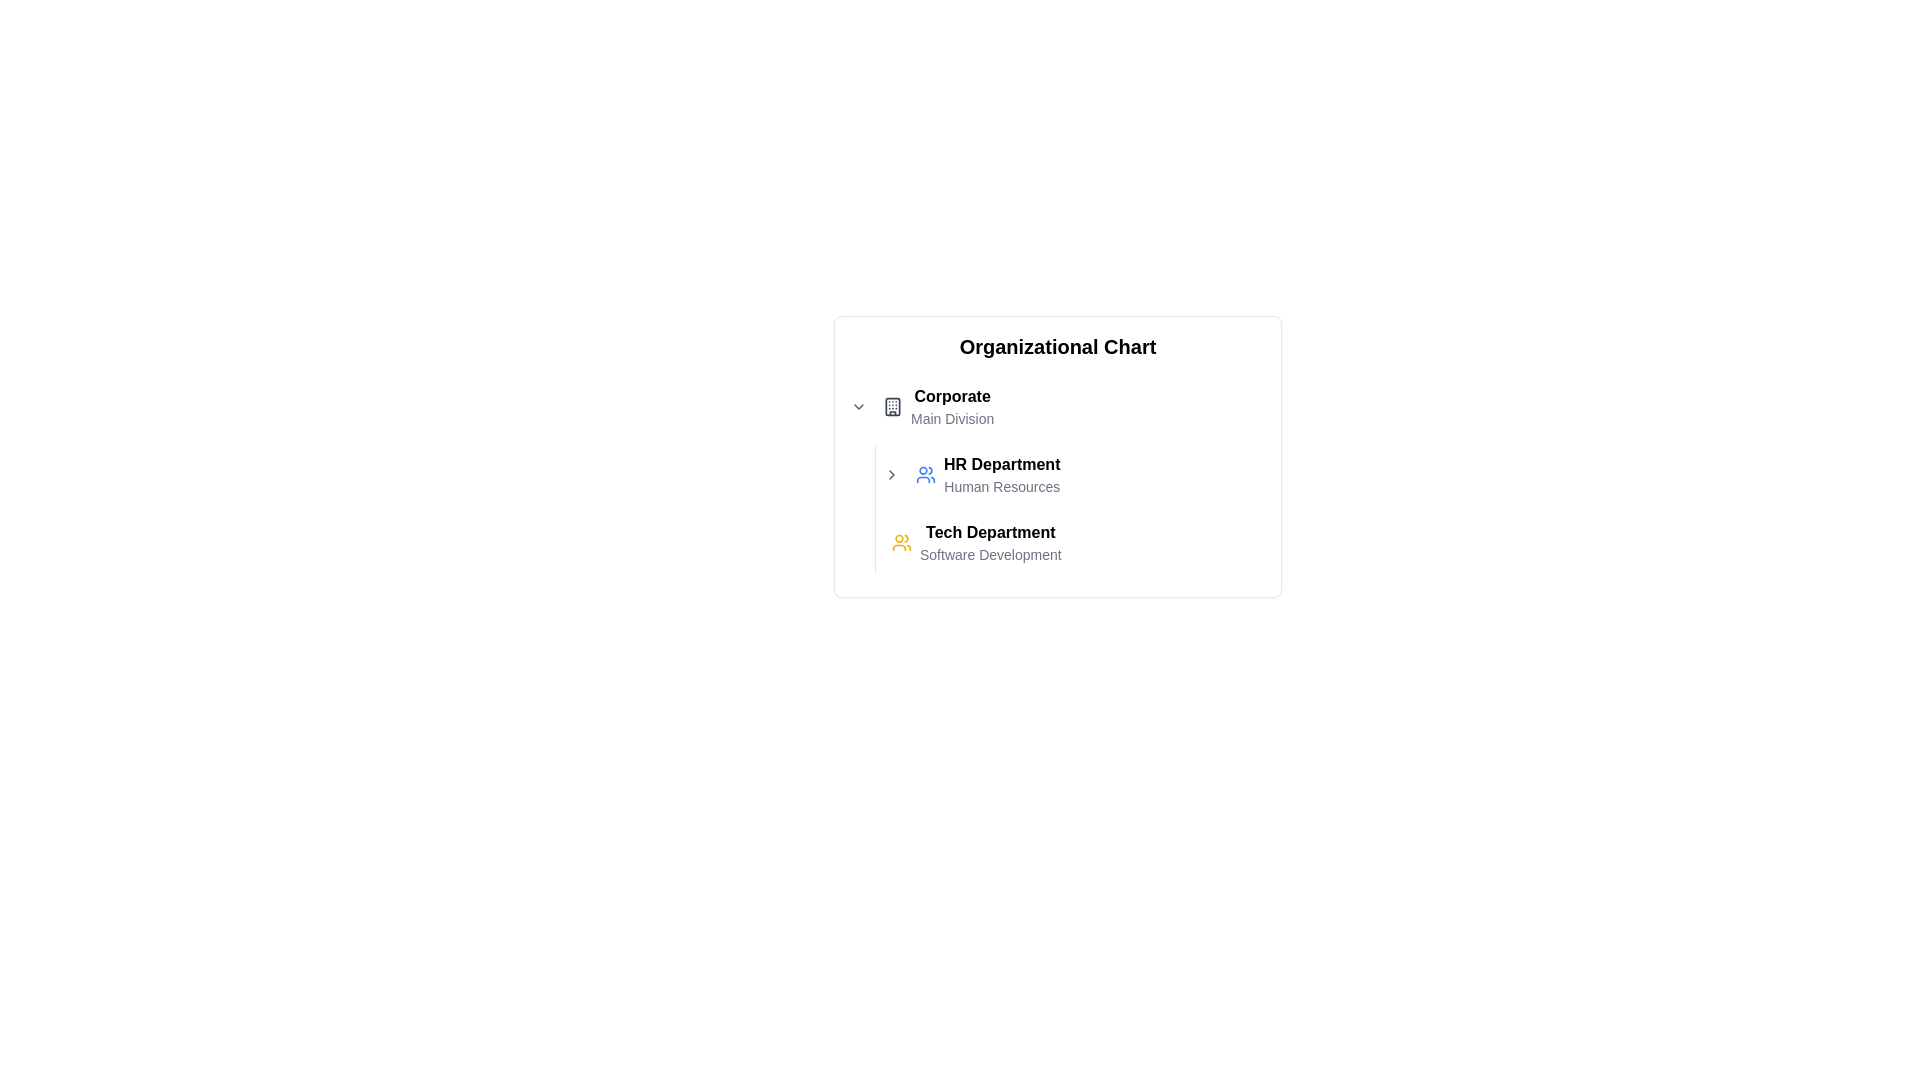 This screenshot has width=1920, height=1080. I want to click on the bold text label 'HR Department', so click(1002, 465).